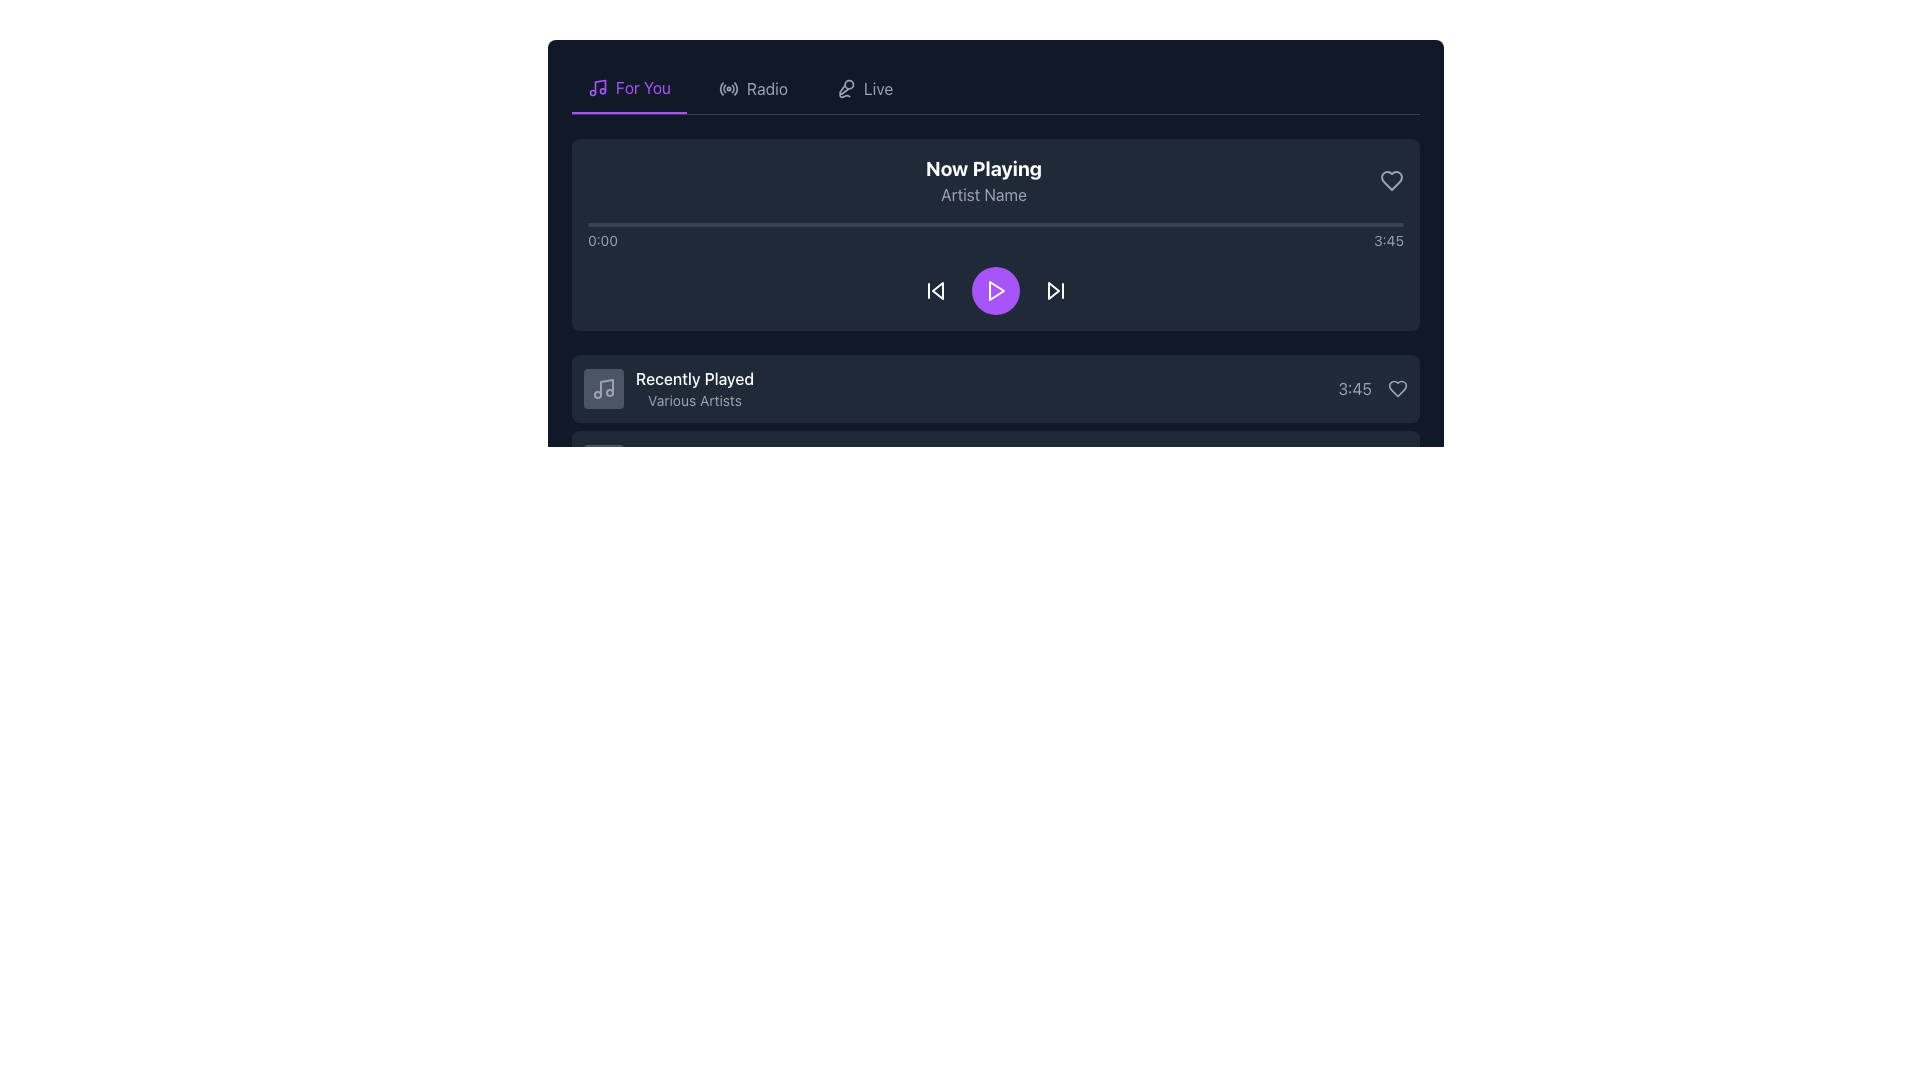 The width and height of the screenshot is (1920, 1080). I want to click on the triangle-shaped play icon embedded within the circular purple button located in the control bar, so click(997, 290).